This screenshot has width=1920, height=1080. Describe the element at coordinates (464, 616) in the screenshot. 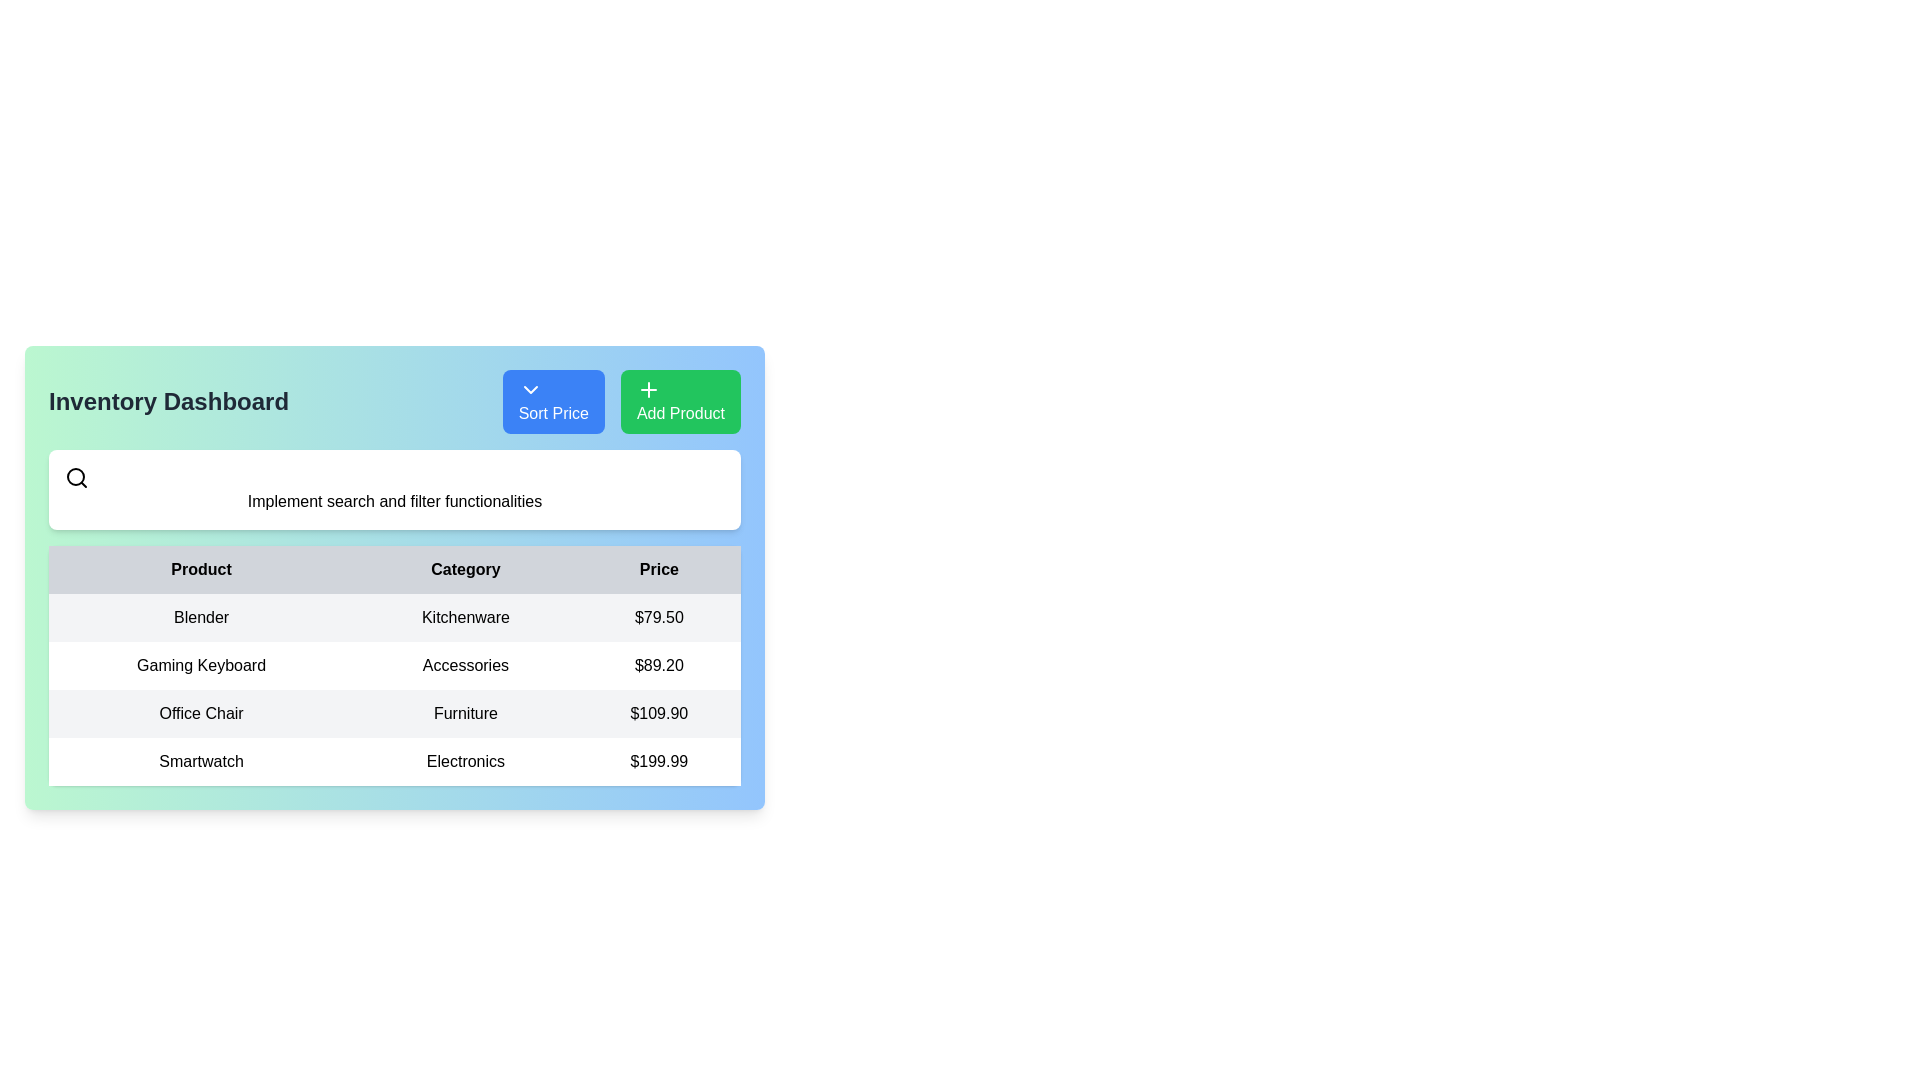

I see `text label 'Kitchenware' located in the second column of the row labeled 'Blender' in the 'Category' column of the table` at that location.